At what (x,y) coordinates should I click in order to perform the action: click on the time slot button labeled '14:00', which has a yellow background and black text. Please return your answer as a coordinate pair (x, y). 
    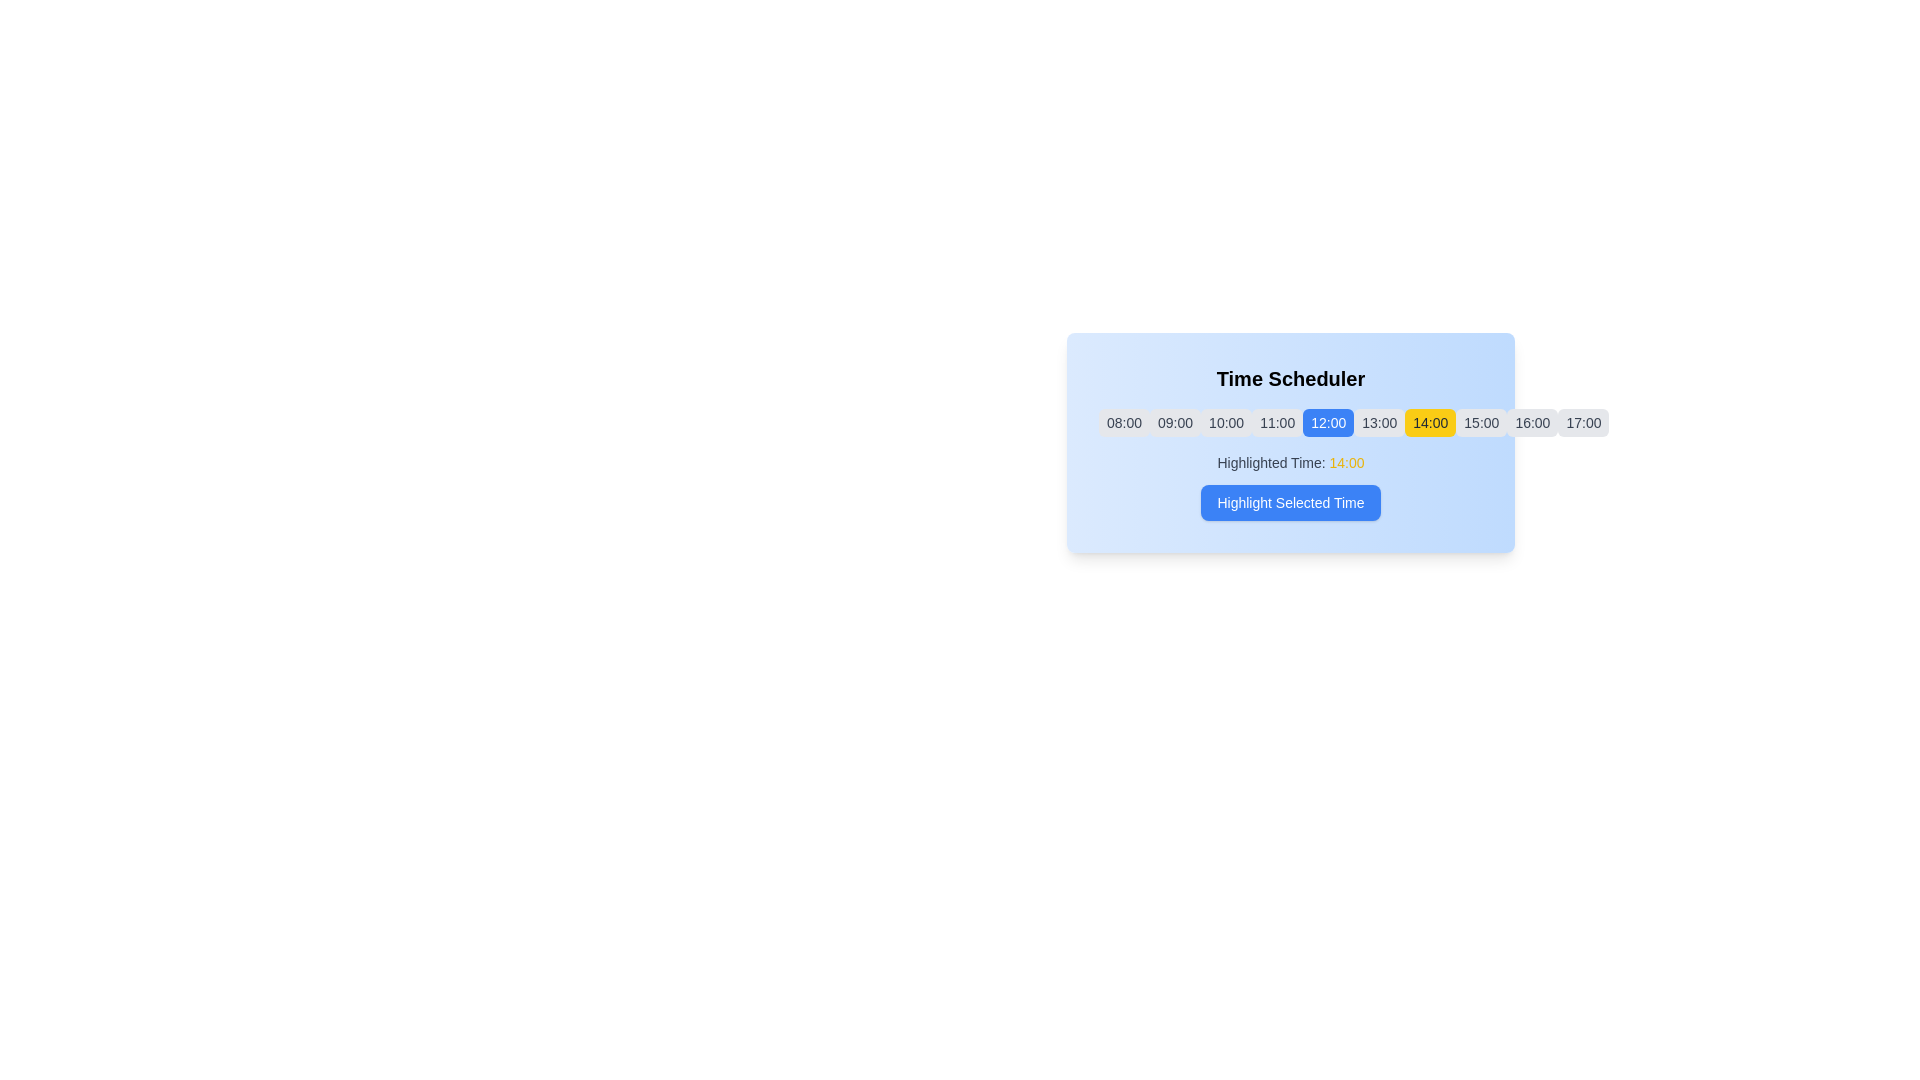
    Looking at the image, I should click on (1429, 422).